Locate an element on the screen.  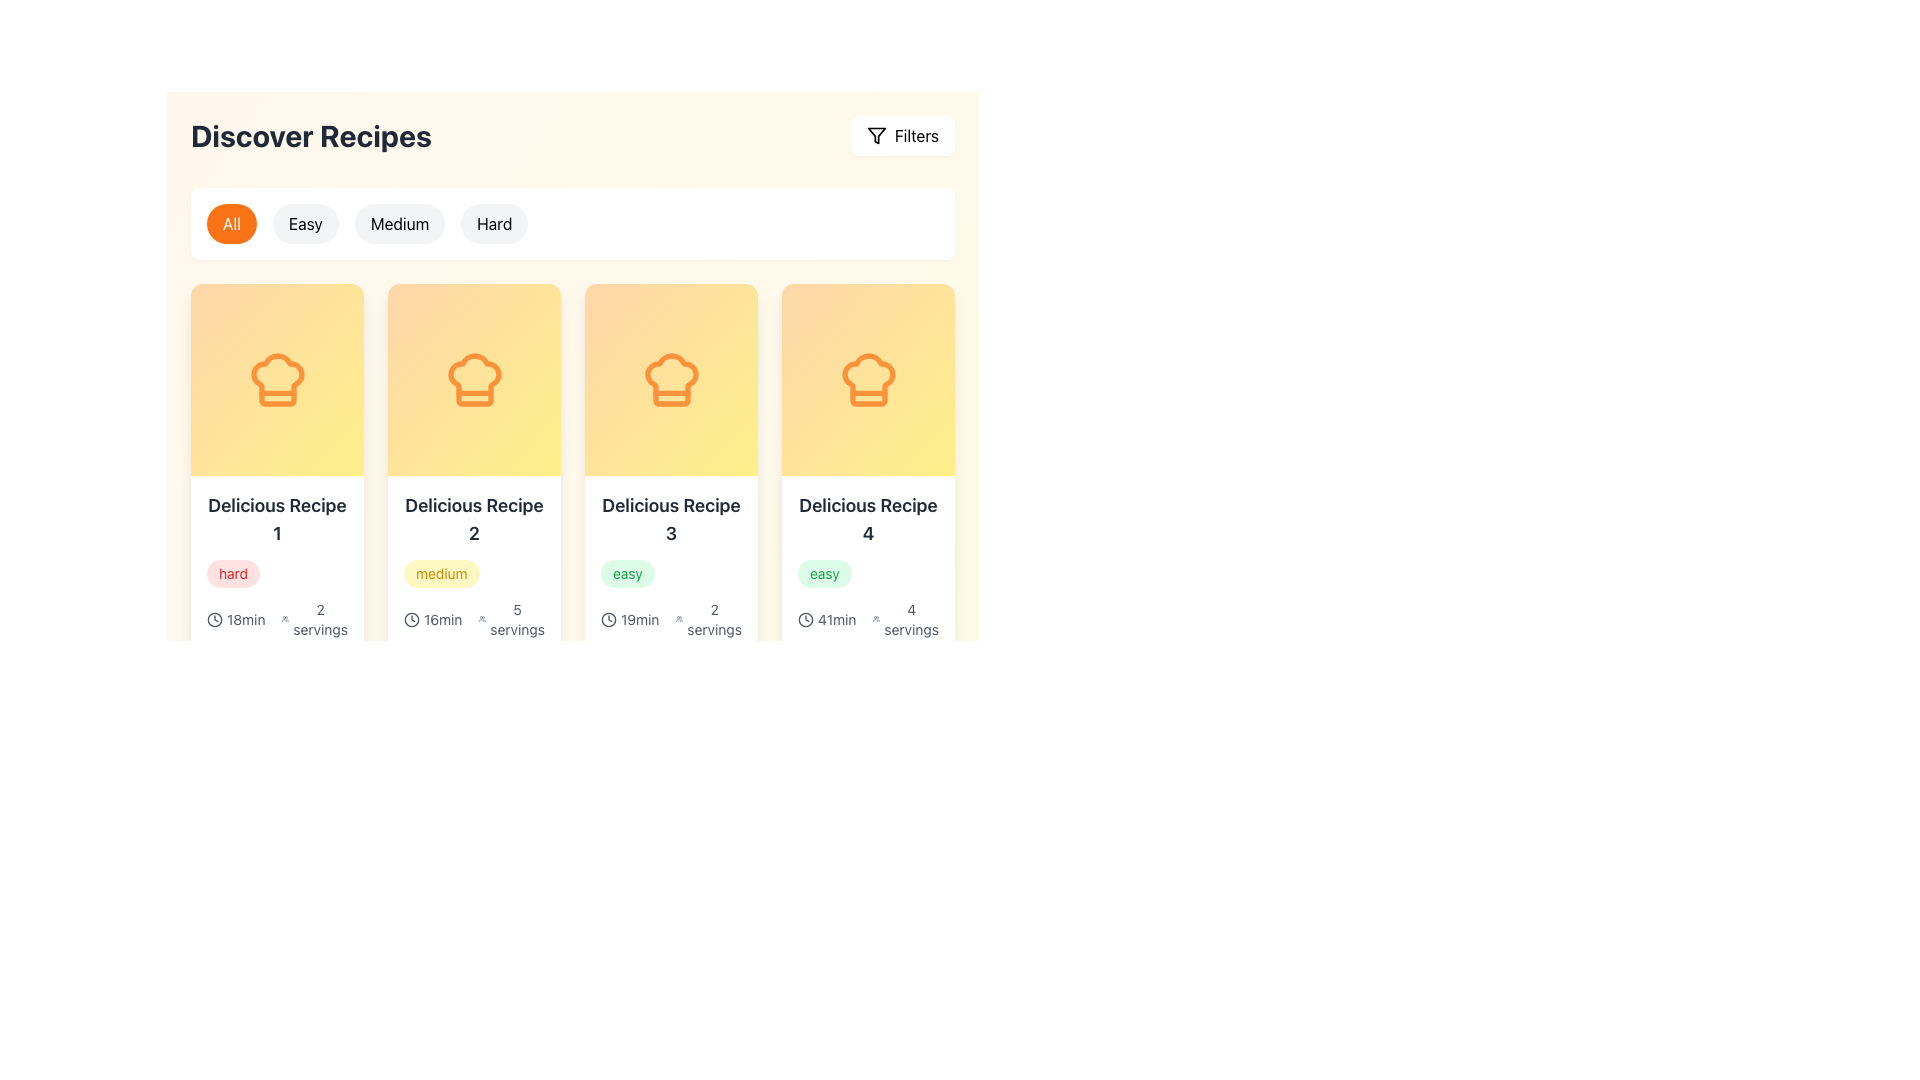
the chef's hat icon located at the top center of the first recipe card labeled 'Delicious Recipe 1', which serves as a thematic symbol for the recipe is located at coordinates (276, 379).